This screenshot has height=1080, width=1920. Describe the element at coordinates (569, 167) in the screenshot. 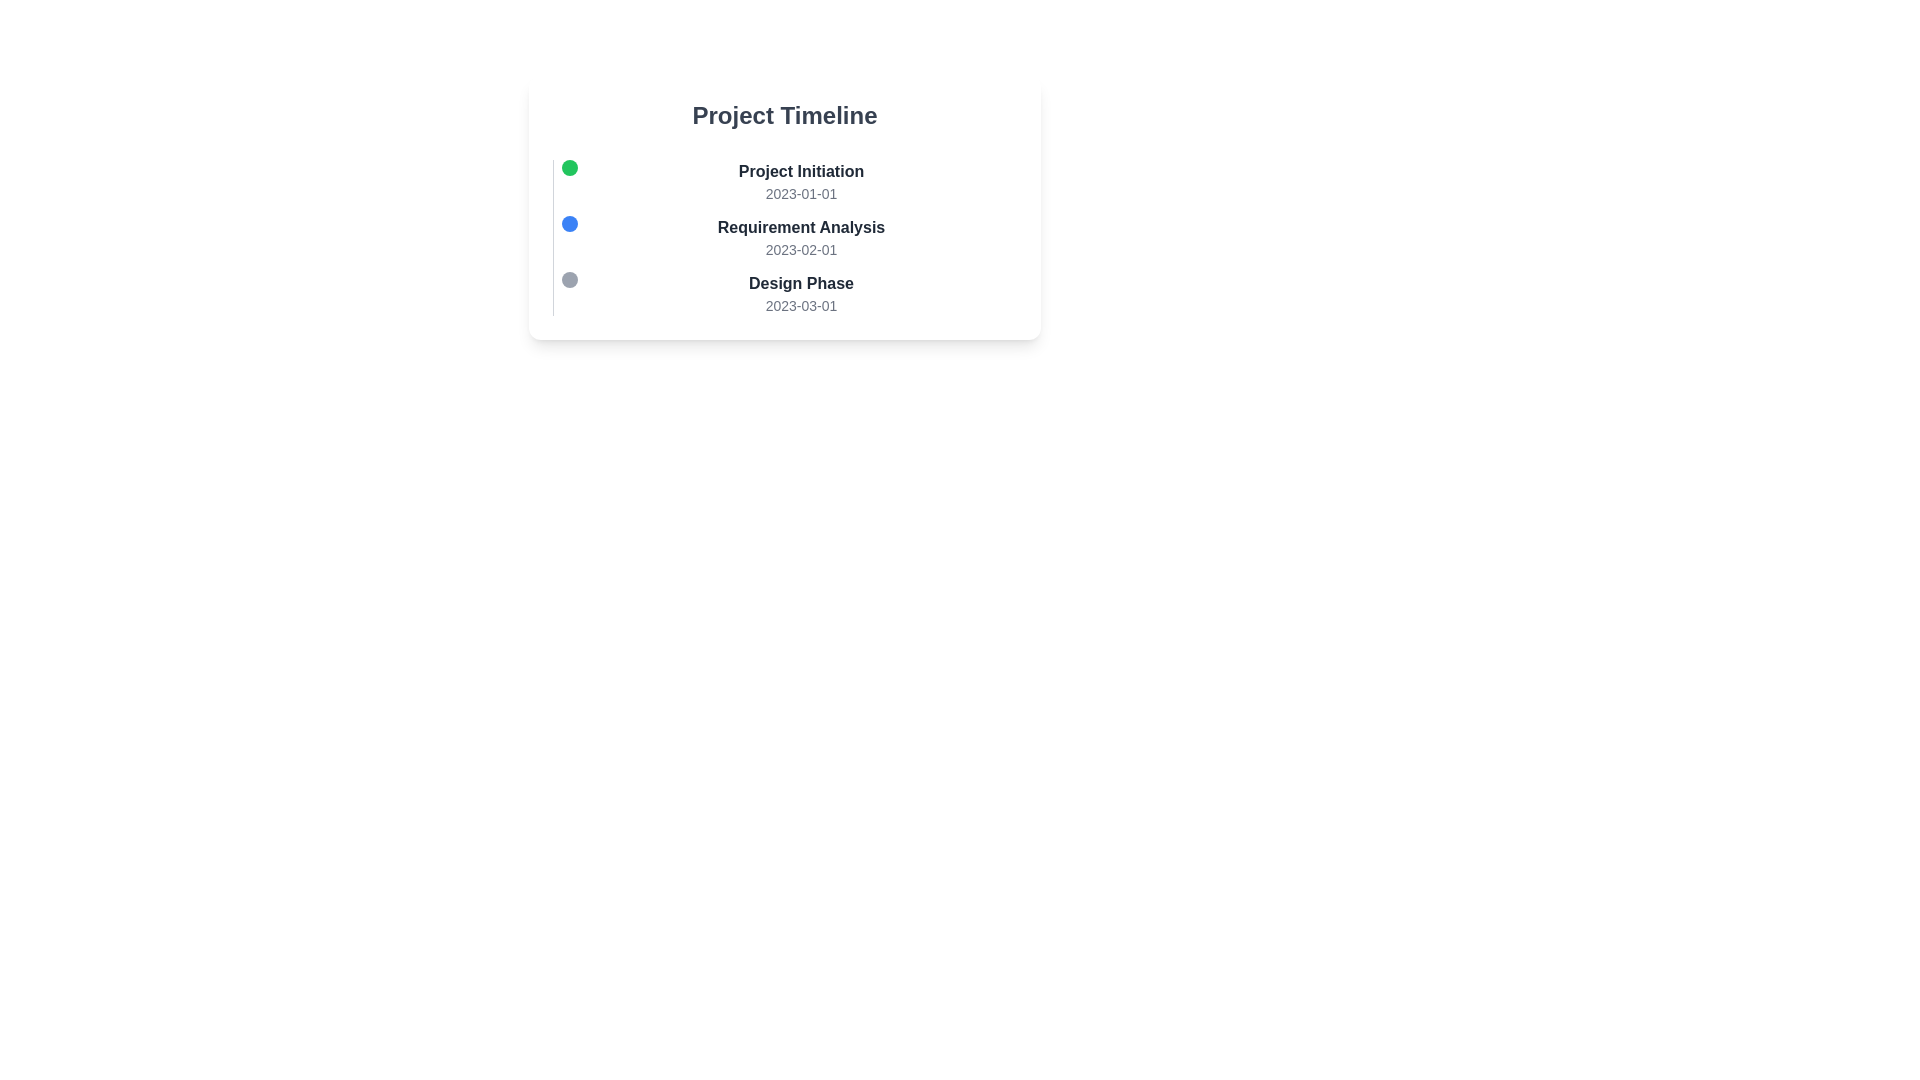

I see `the green colored circle icon that marks the 'Project Initiation' event in the timeline` at that location.